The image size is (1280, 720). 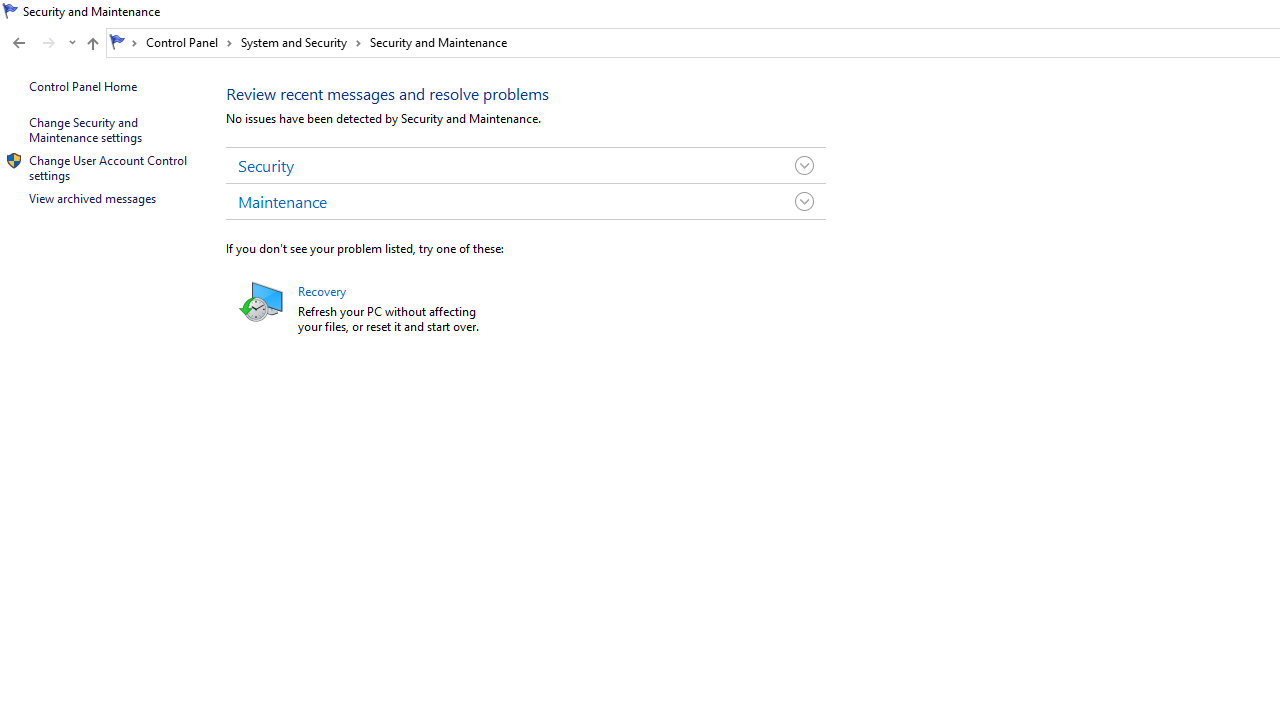 What do you see at coordinates (82, 85) in the screenshot?
I see `'Control Panel Home'` at bounding box center [82, 85].